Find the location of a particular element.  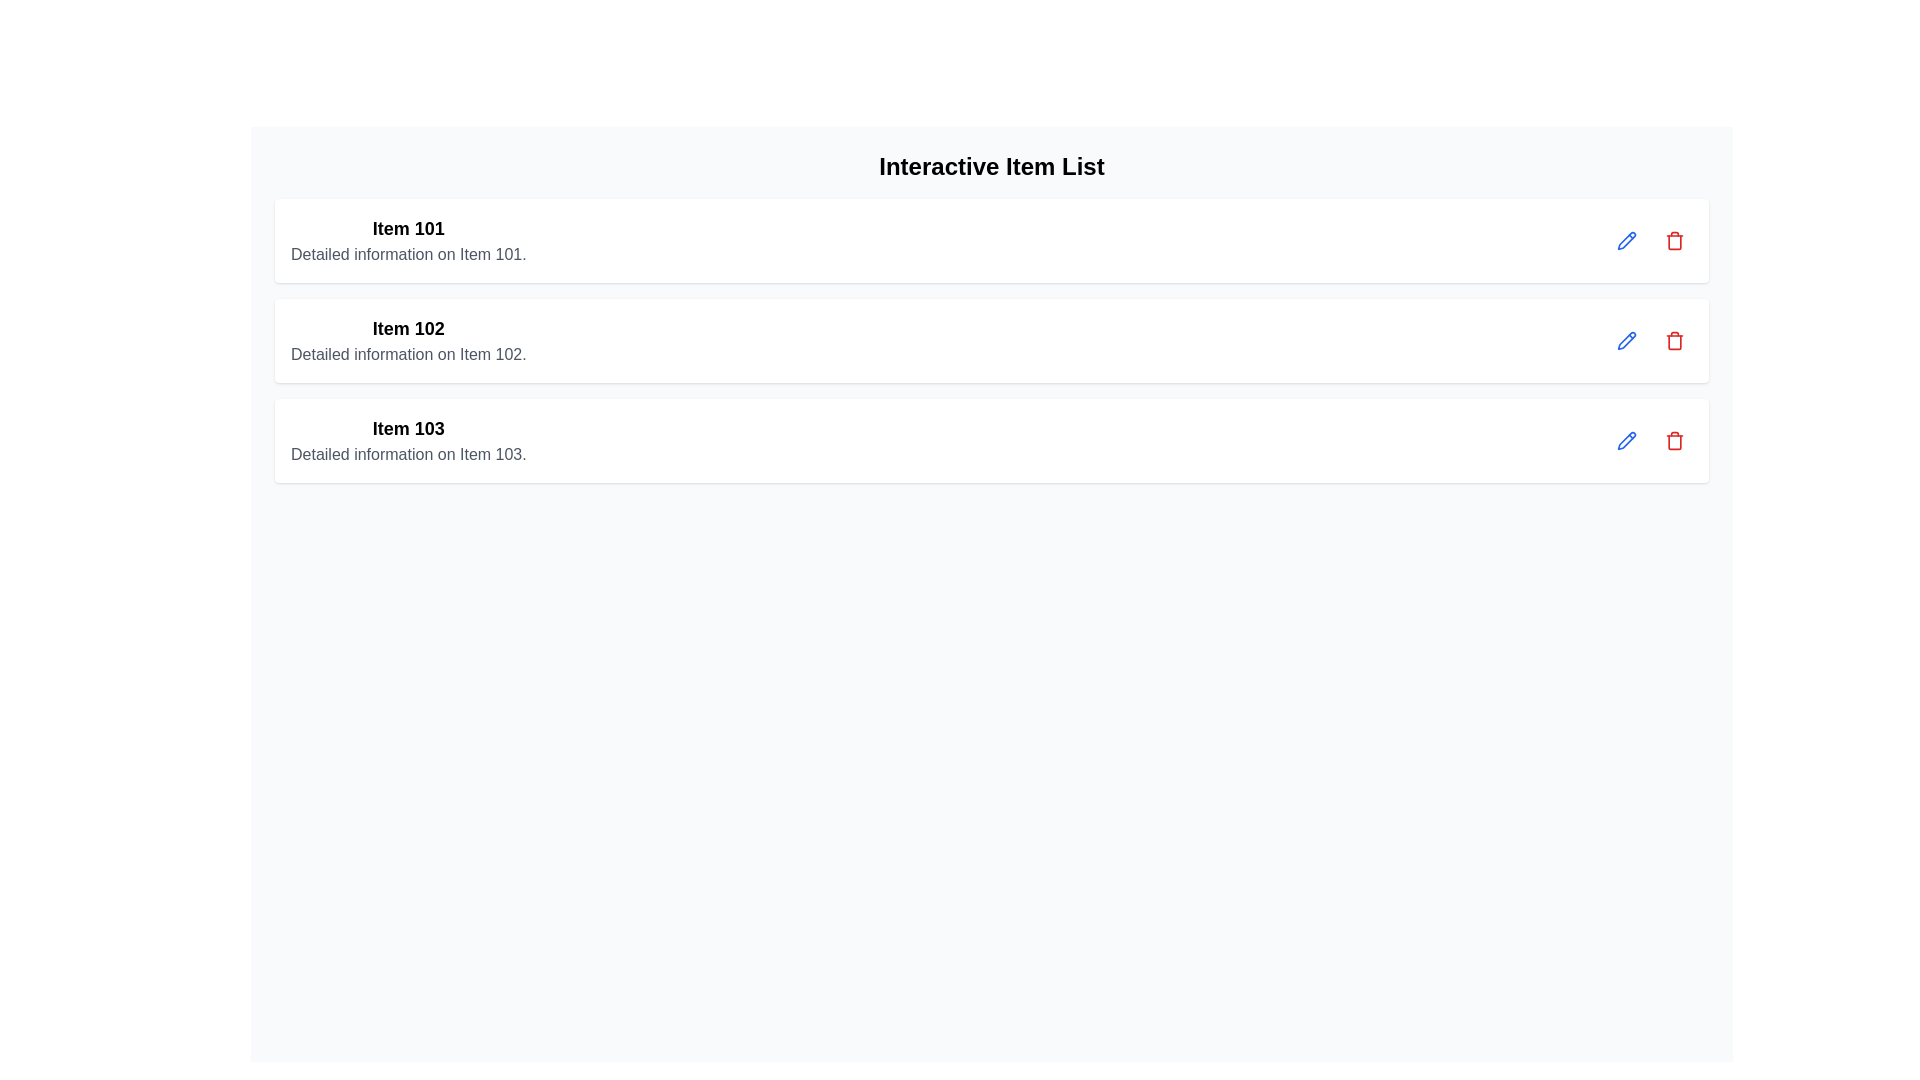

the edit button located to the right of 'Item 103' to initiate editing of the associated item is located at coordinates (1627, 438).